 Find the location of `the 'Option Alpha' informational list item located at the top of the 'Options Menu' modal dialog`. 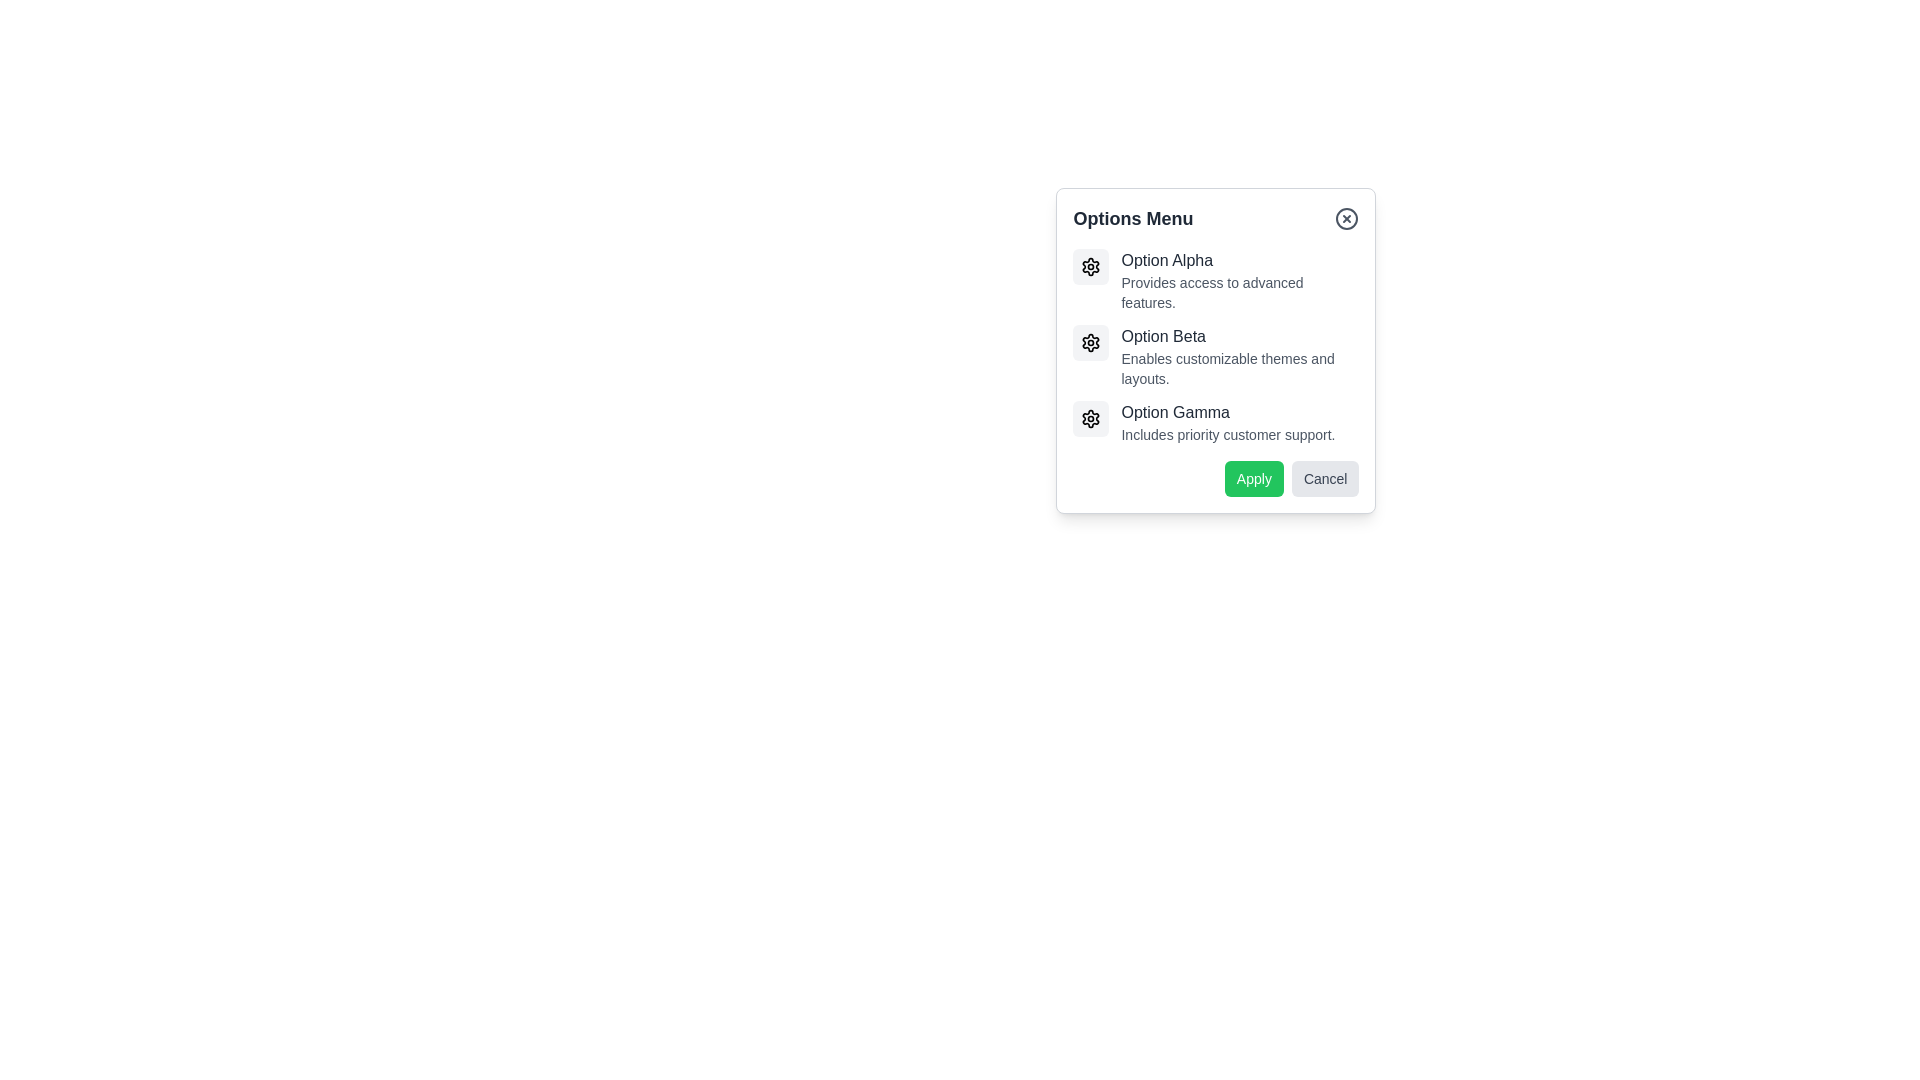

the 'Option Alpha' informational list item located at the top of the 'Options Menu' modal dialog is located at coordinates (1215, 281).